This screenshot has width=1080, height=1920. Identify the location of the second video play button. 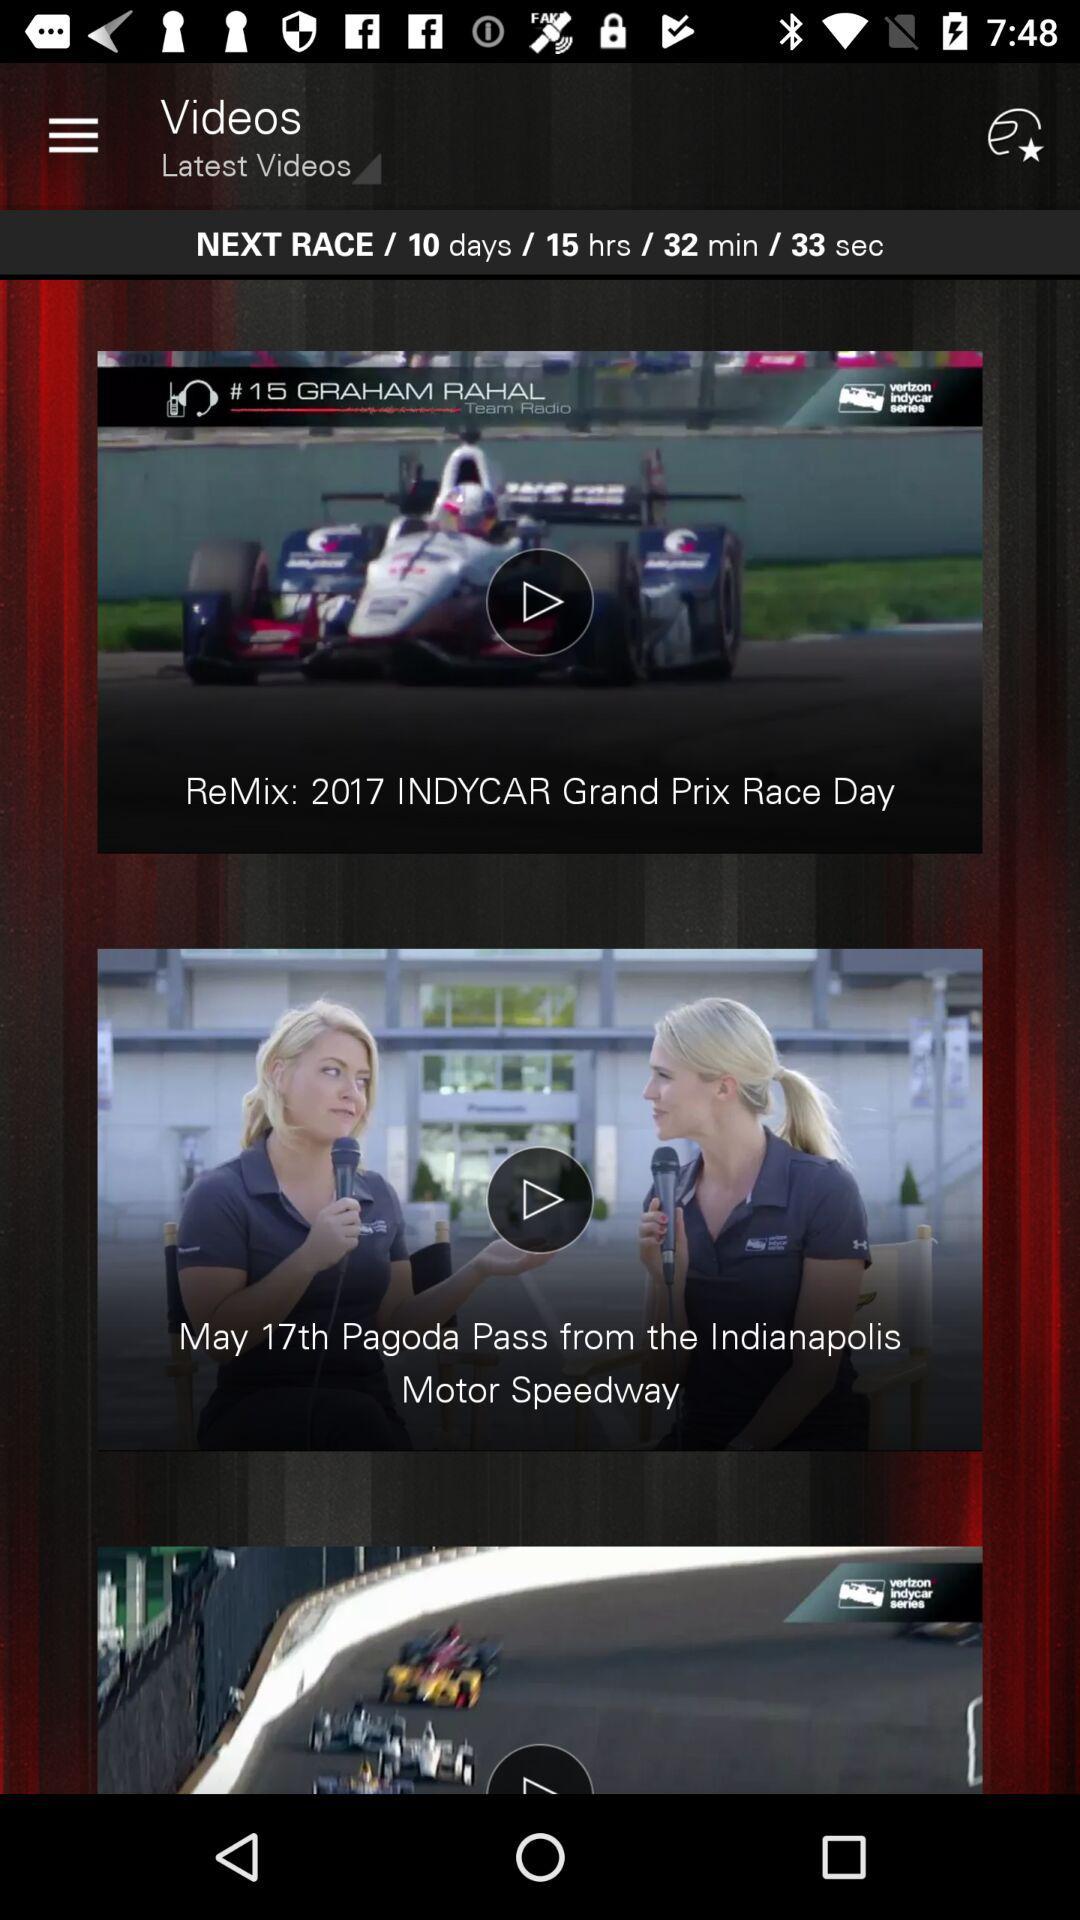
(540, 1200).